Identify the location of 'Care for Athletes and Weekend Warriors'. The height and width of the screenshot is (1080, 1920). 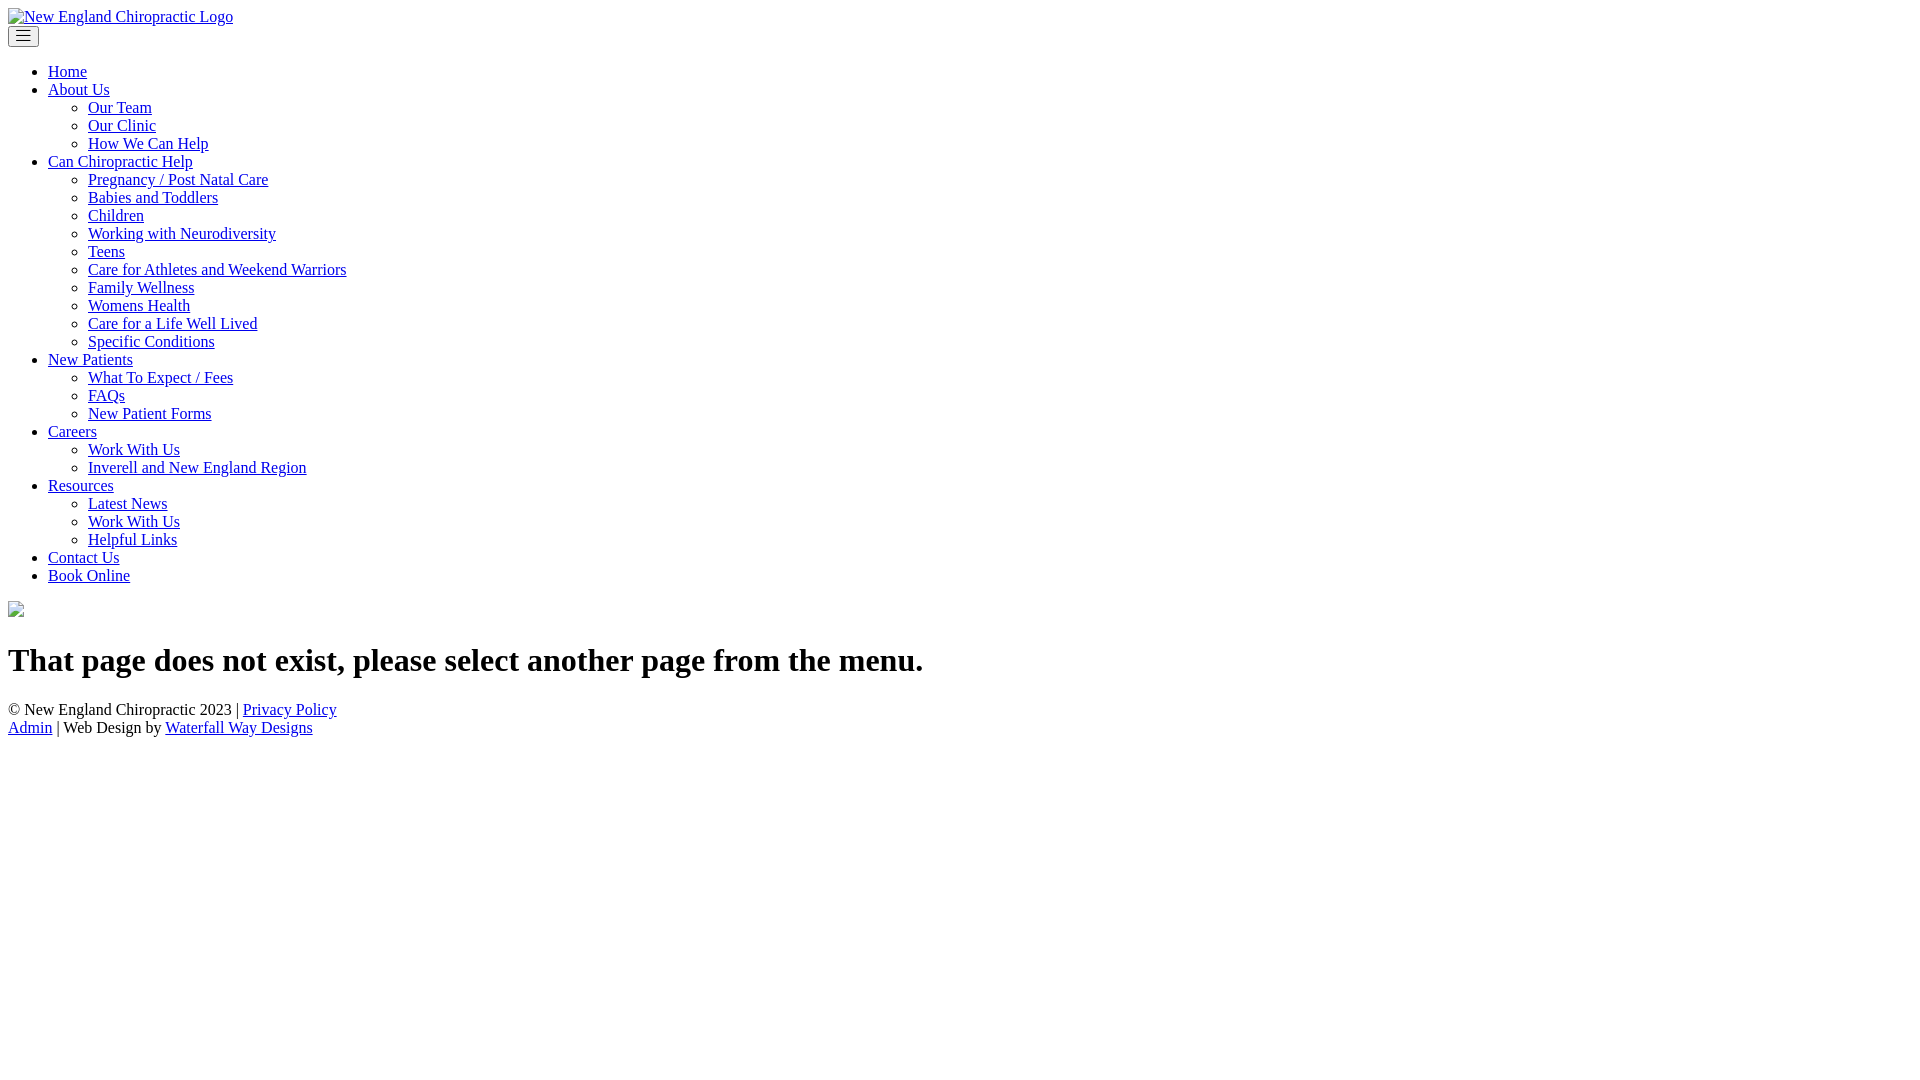
(86, 268).